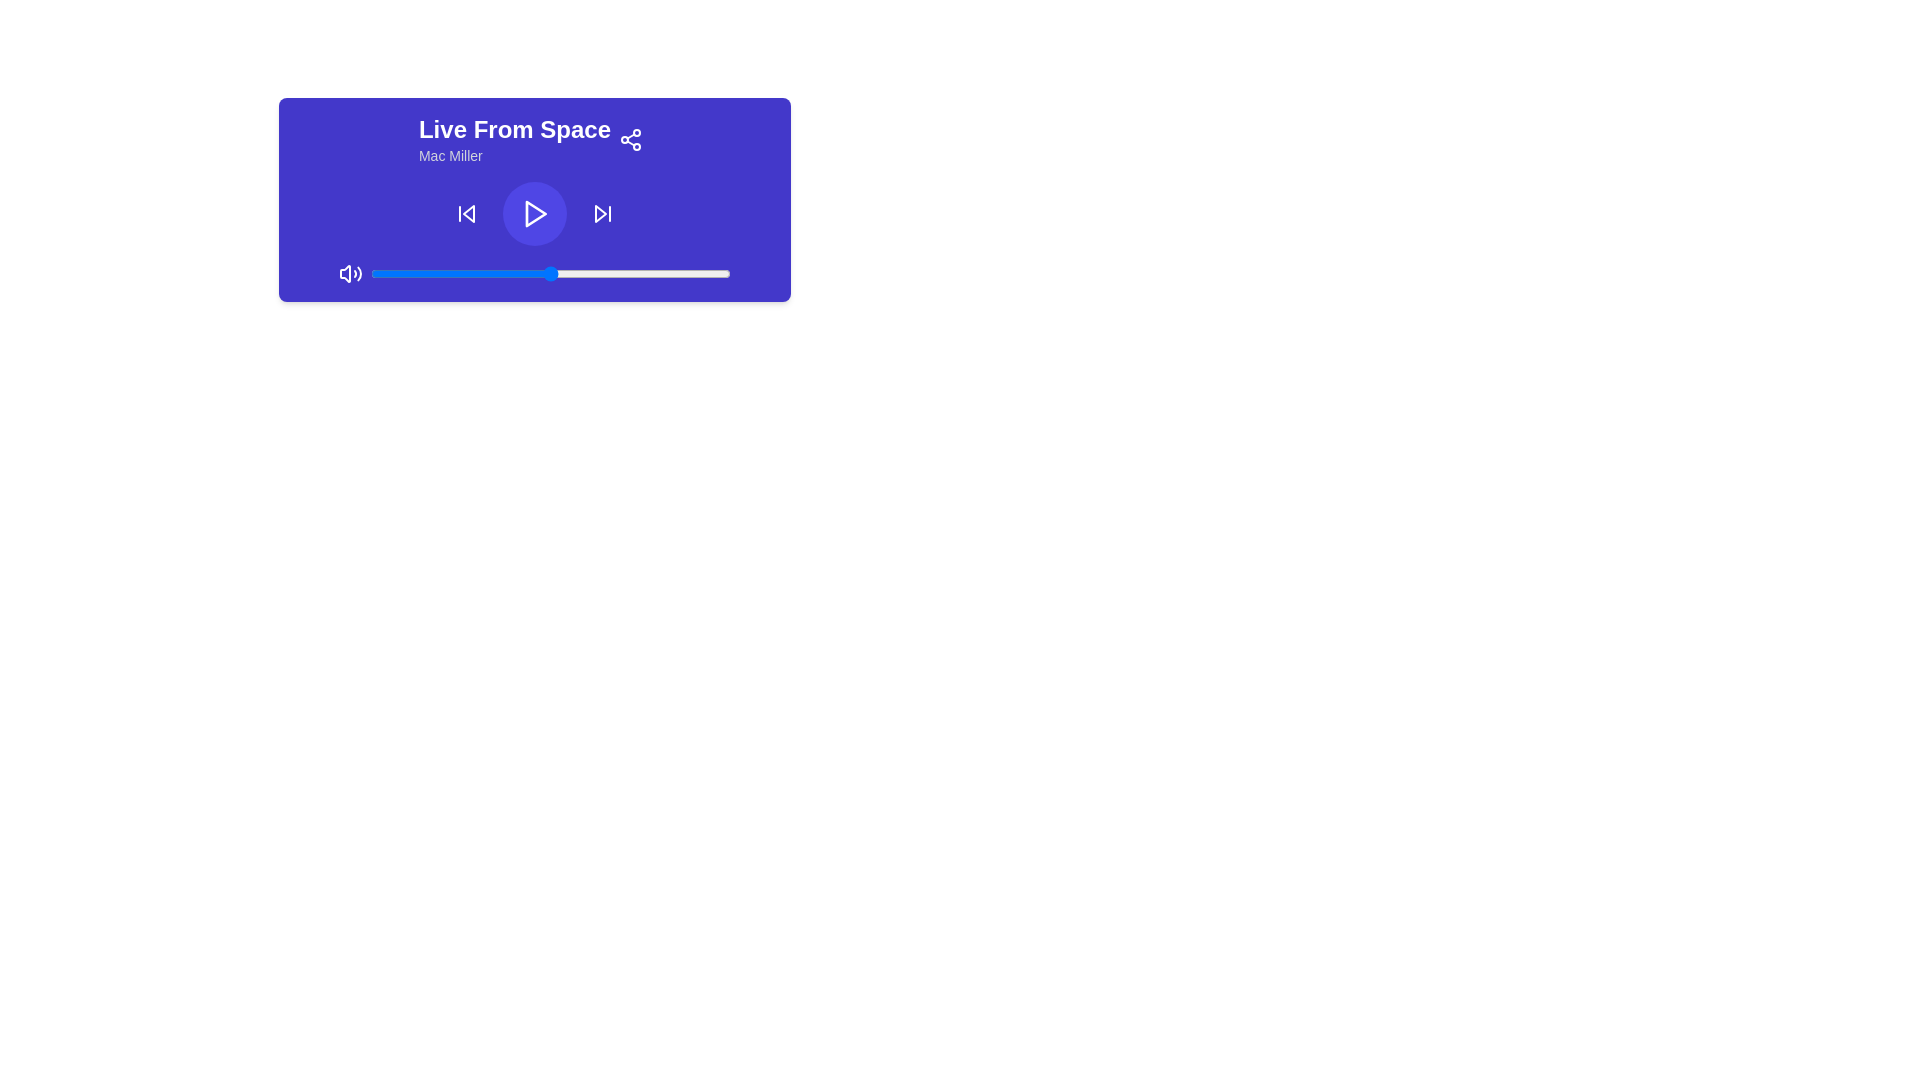 The width and height of the screenshot is (1920, 1080). What do you see at coordinates (534, 213) in the screenshot?
I see `the play/pause button in the media control button group` at bounding box center [534, 213].